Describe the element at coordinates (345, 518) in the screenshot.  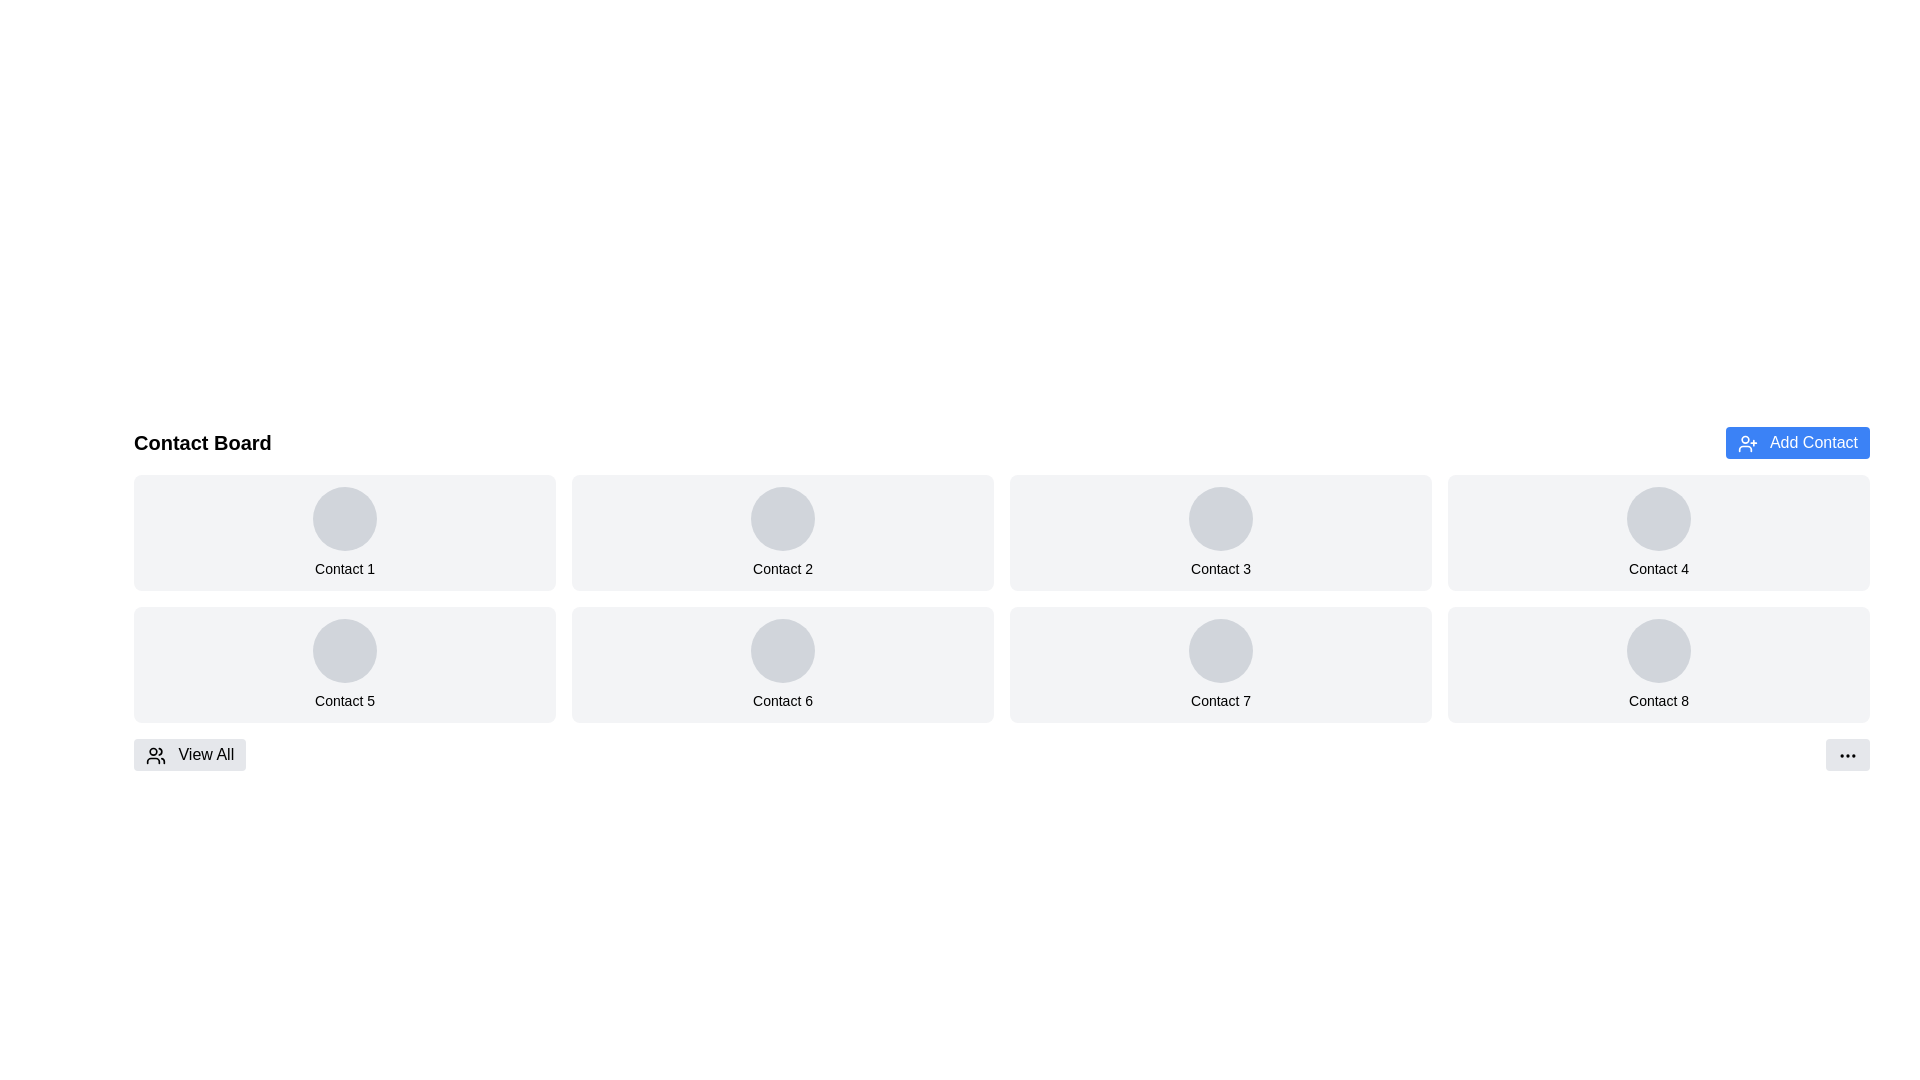
I see `the Avatar placeholder located in the card labeled 'Contact 1'` at that location.